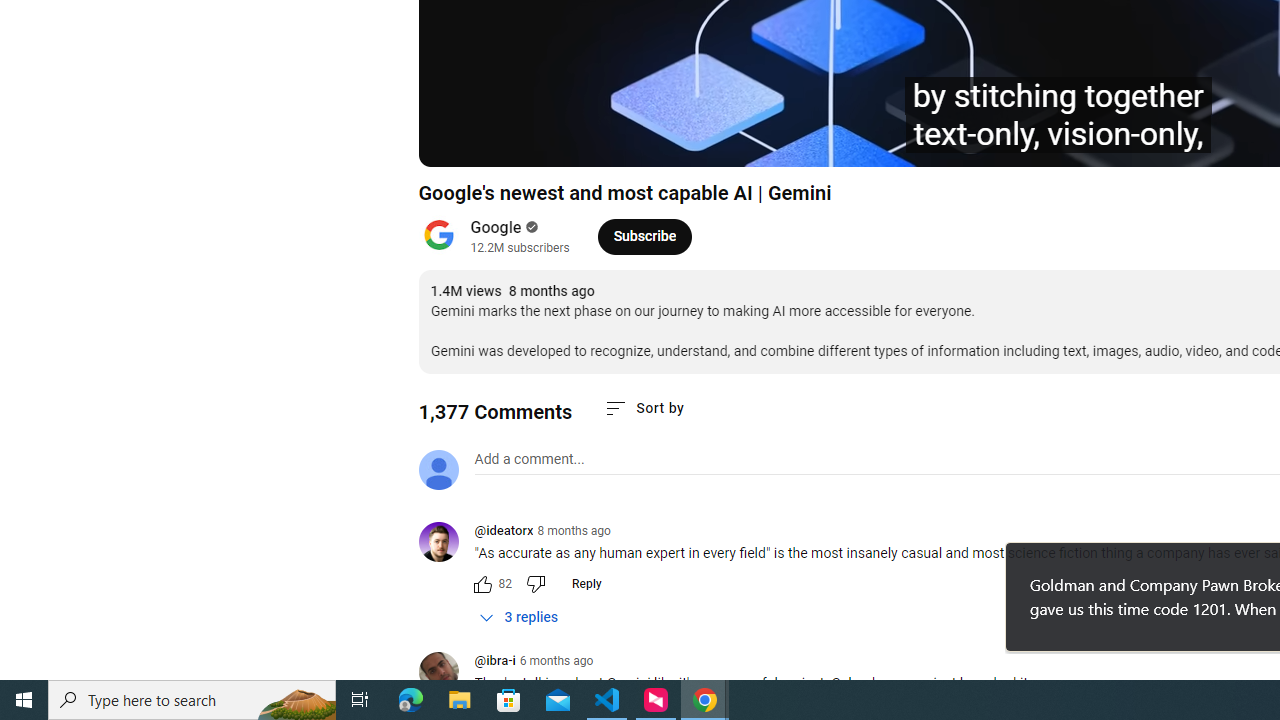  Describe the element at coordinates (482, 583) in the screenshot. I see `'Like this comment along with 82 other people'` at that location.